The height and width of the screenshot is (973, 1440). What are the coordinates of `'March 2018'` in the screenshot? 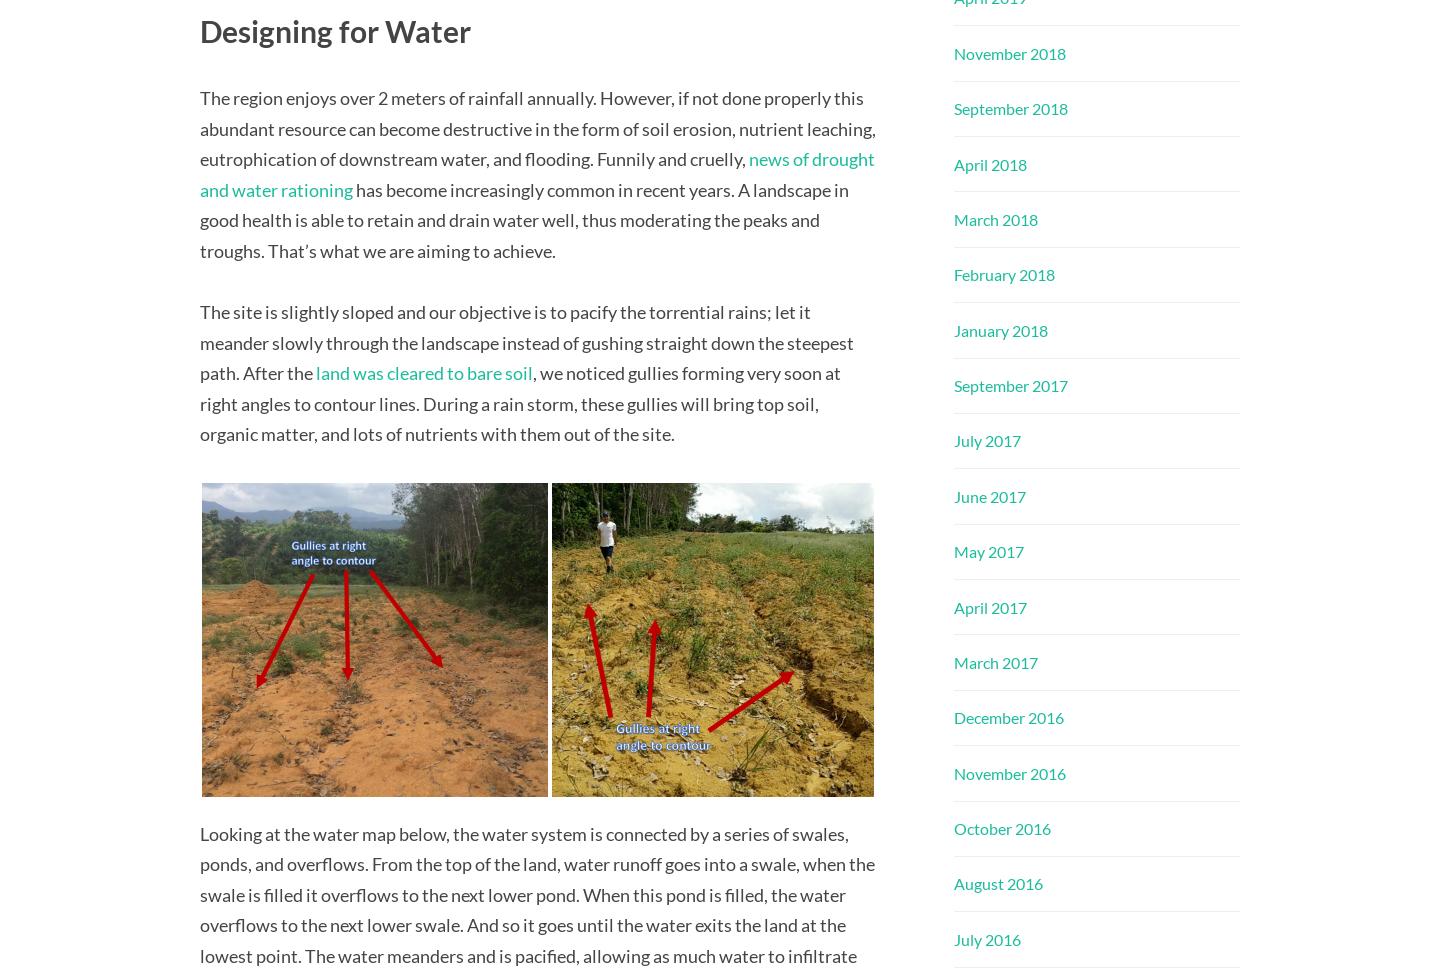 It's located at (995, 217).